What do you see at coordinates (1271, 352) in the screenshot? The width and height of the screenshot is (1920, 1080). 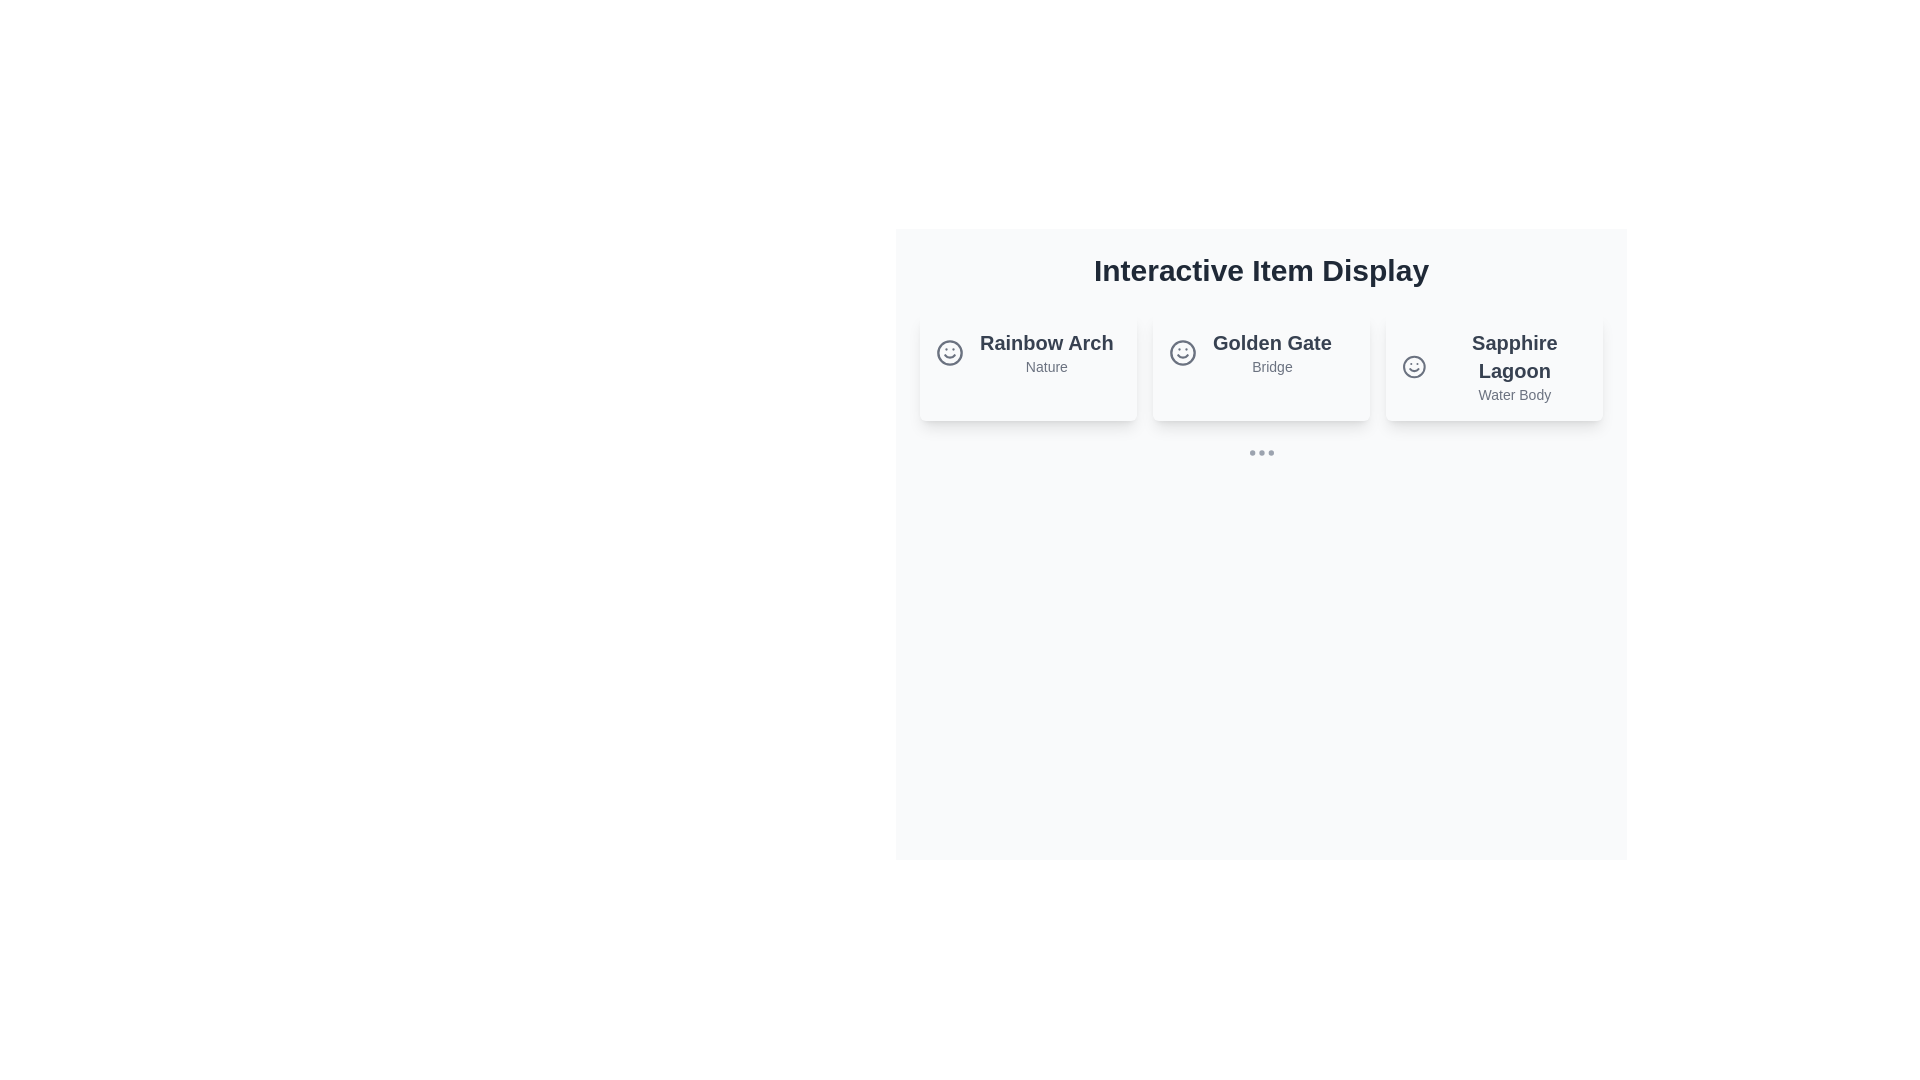 I see `the text label displaying the title and subtitle of the 'Golden Gate' item, which is located below the circular icon in the second card of a horizontal set of three cards` at bounding box center [1271, 352].